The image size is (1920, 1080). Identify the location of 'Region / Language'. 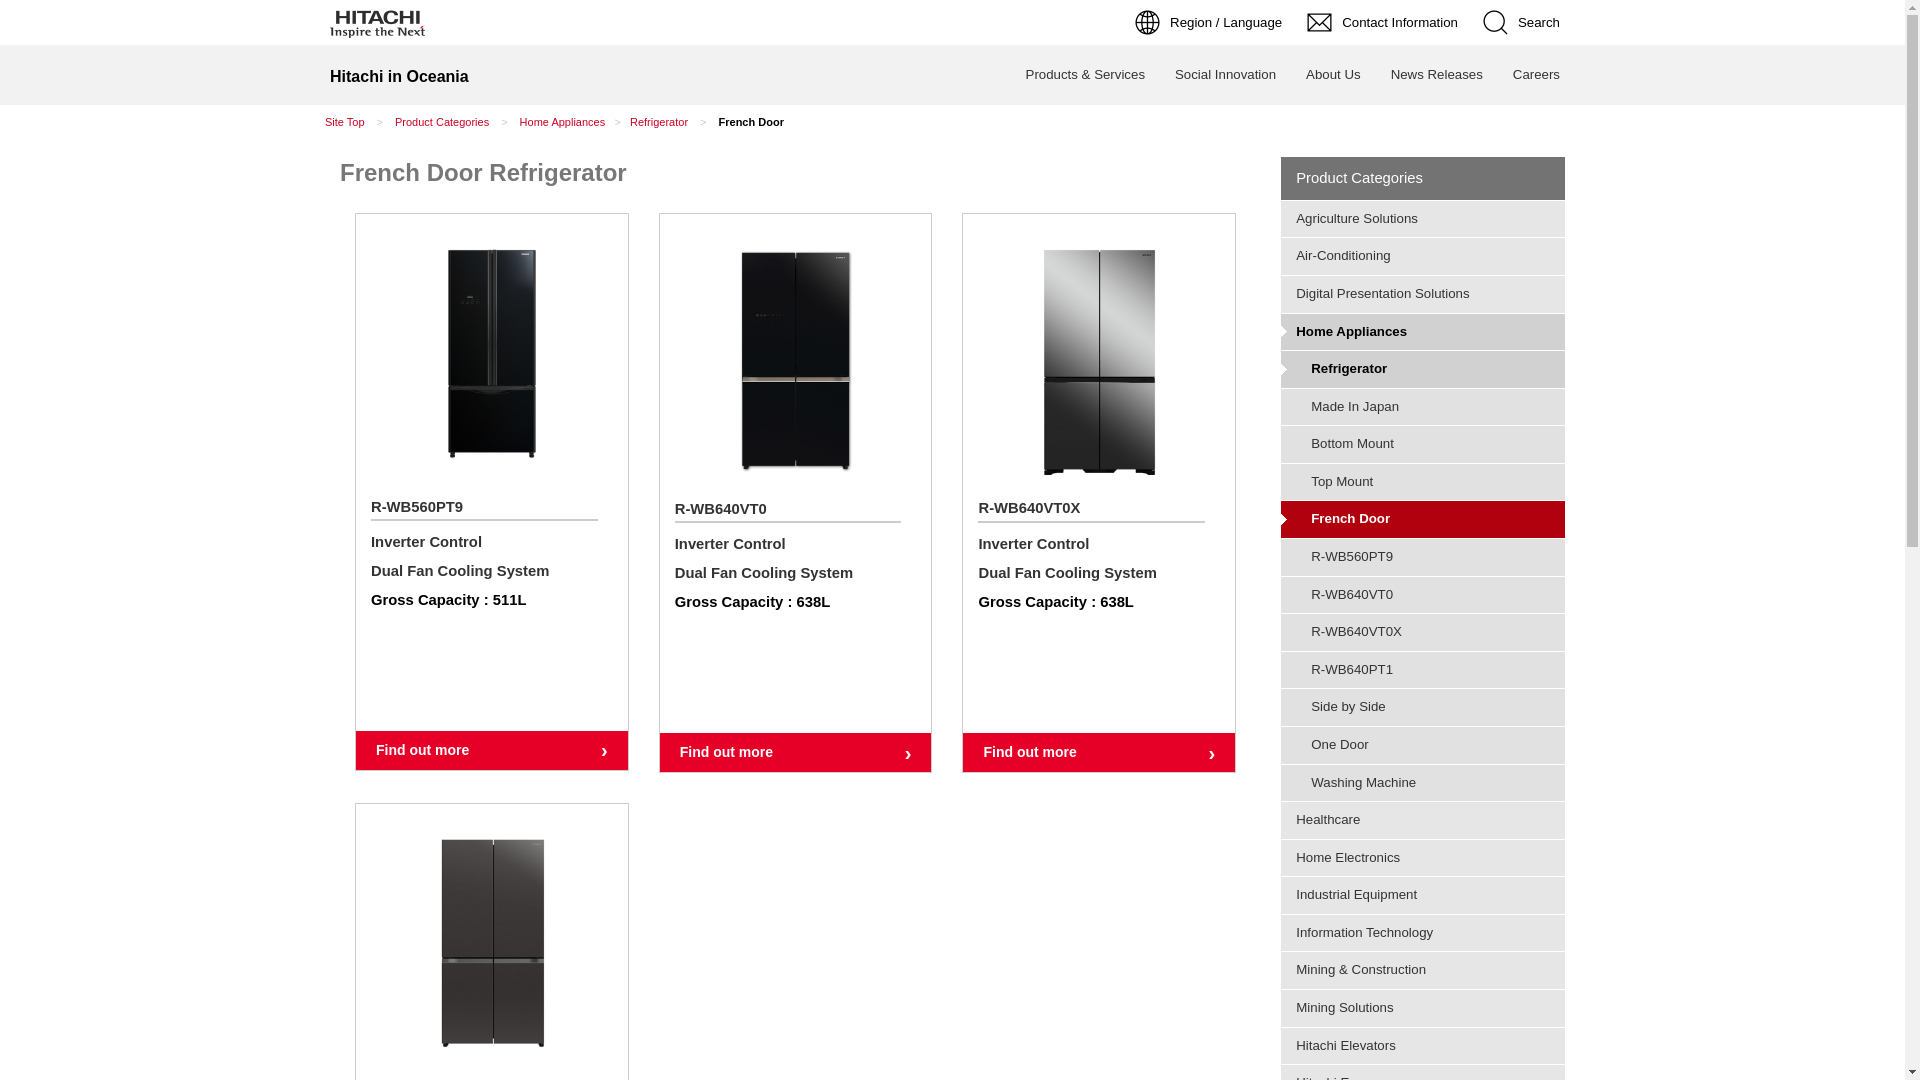
(1124, 22).